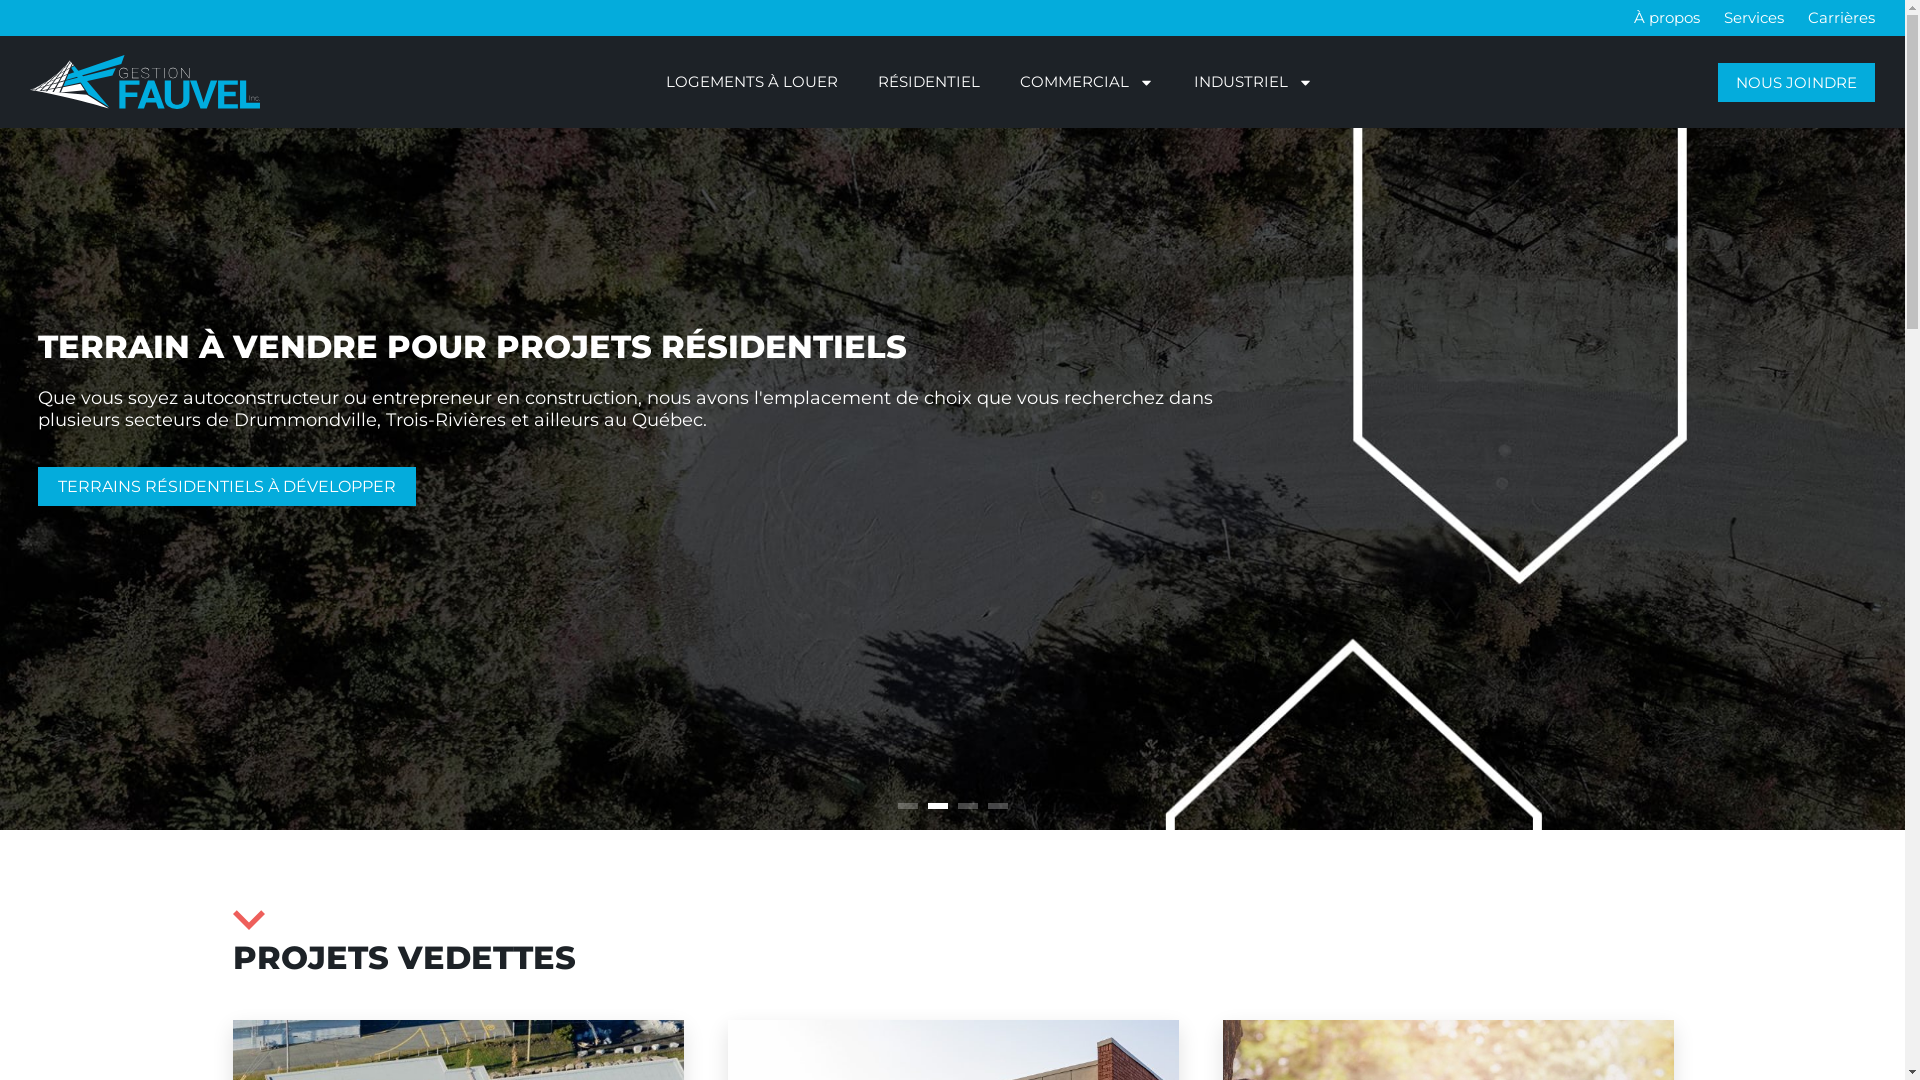 The width and height of the screenshot is (1920, 1080). What do you see at coordinates (1752, 18) in the screenshot?
I see `'Services'` at bounding box center [1752, 18].